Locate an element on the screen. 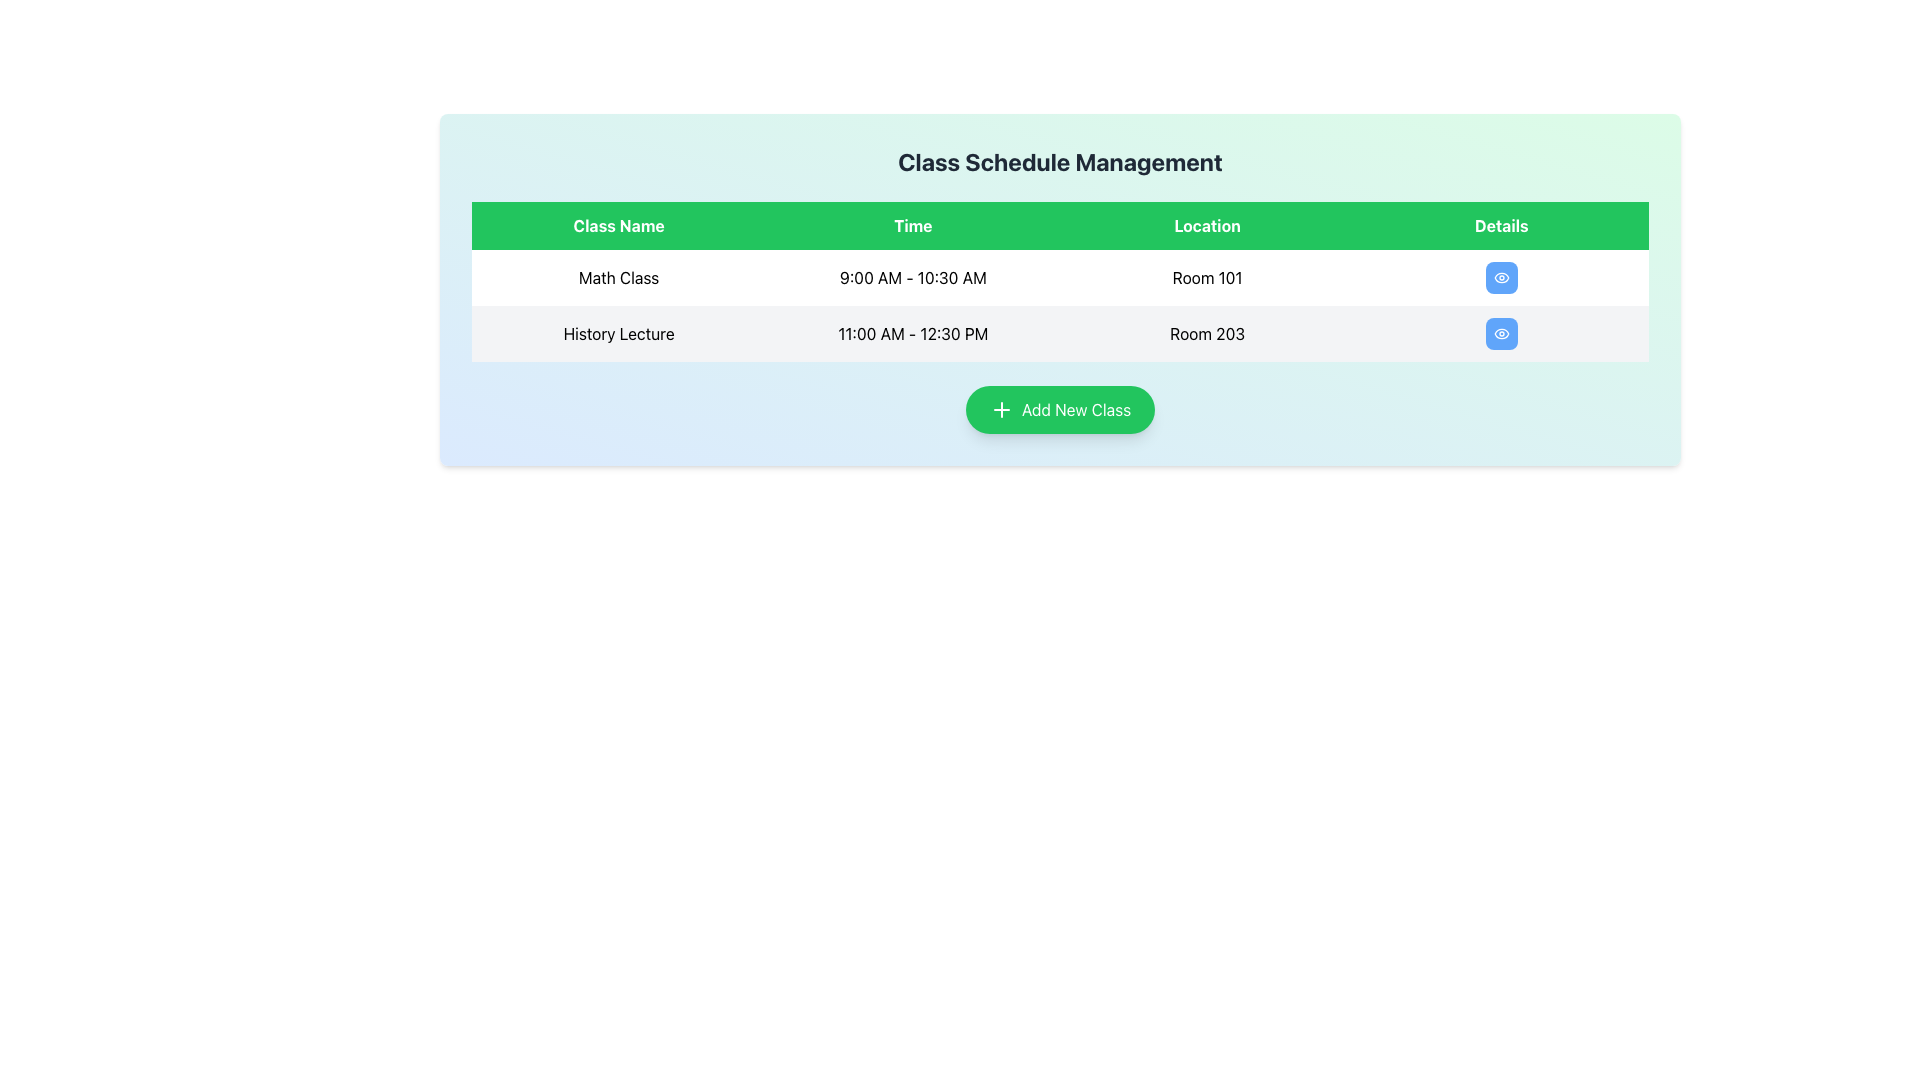  the Text label in the first column of the second row of the table, which displays the title of the class is located at coordinates (618, 333).